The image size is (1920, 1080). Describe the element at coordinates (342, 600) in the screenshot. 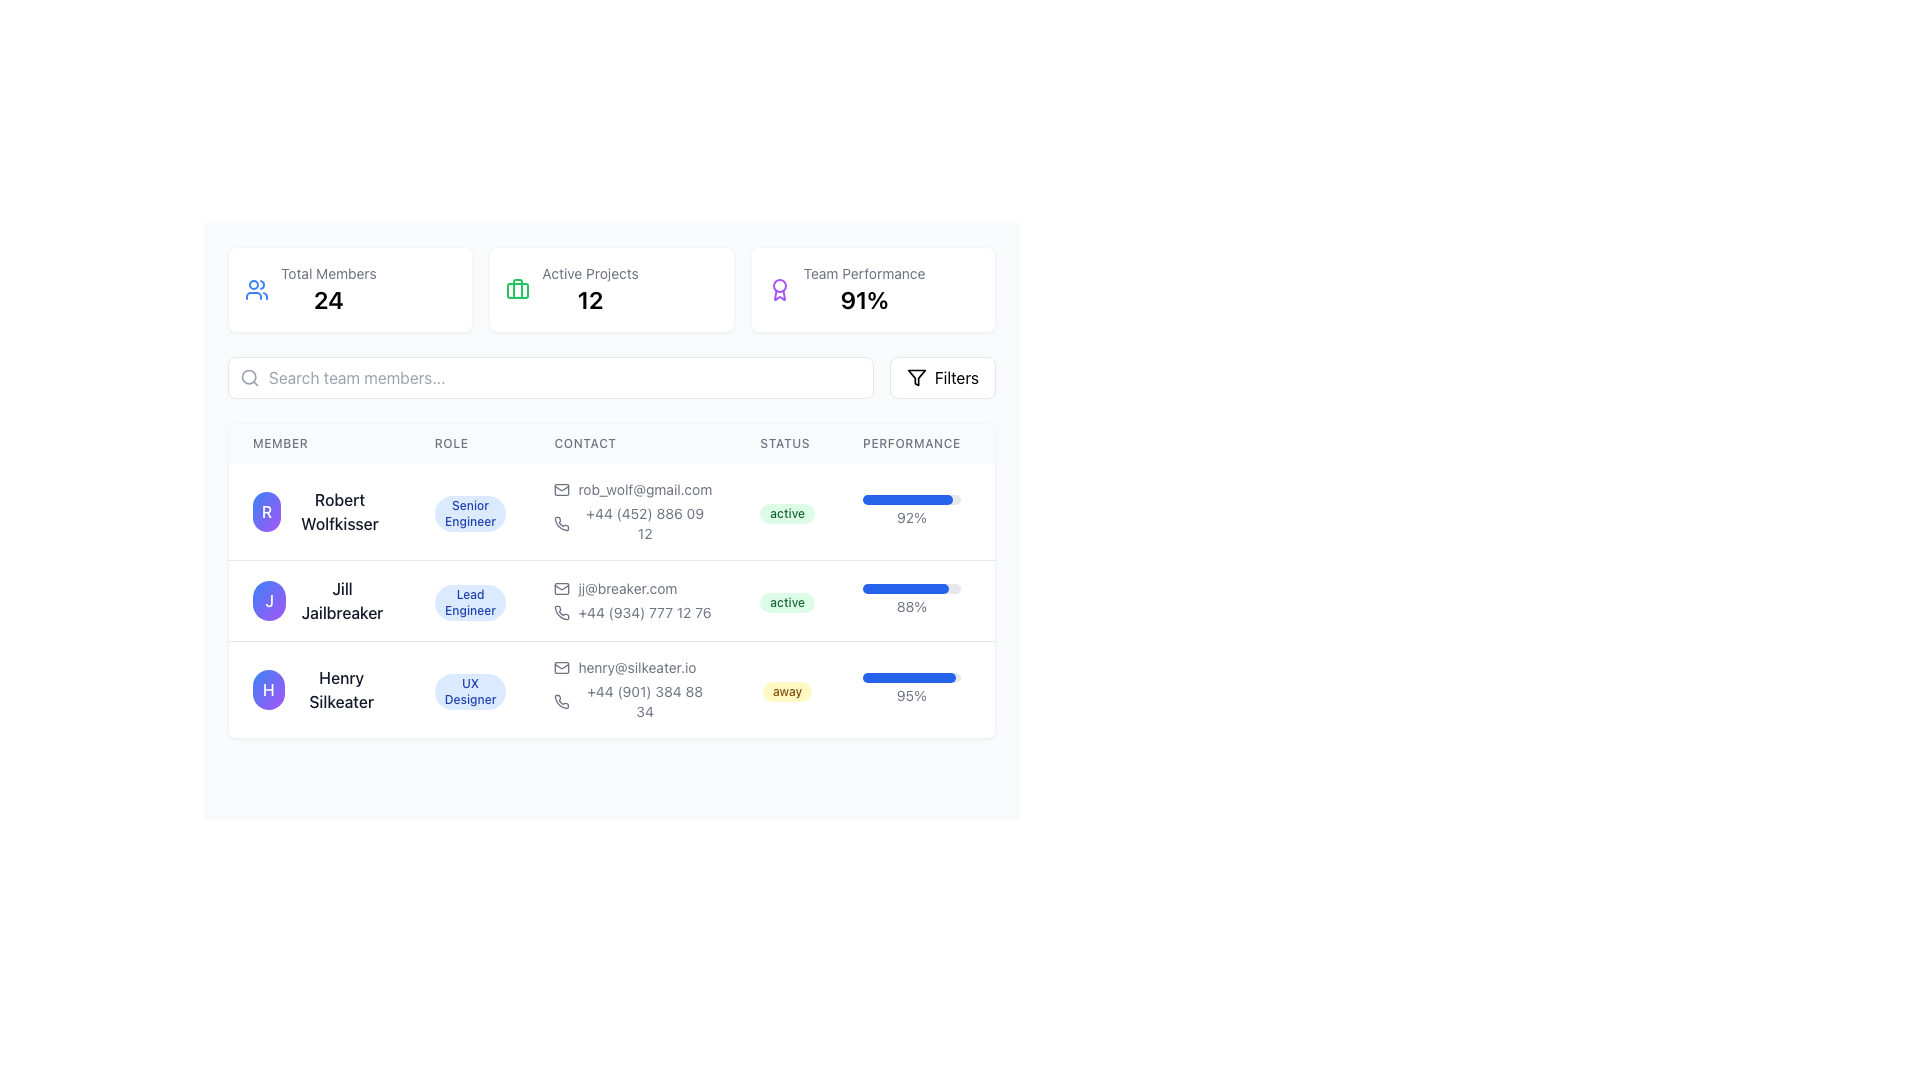

I see `the text label displaying the name 'Jill Jailbreaker', which is located in the second row of a table-like layout and is adjacent to a circular icon with the initial 'J'` at that location.